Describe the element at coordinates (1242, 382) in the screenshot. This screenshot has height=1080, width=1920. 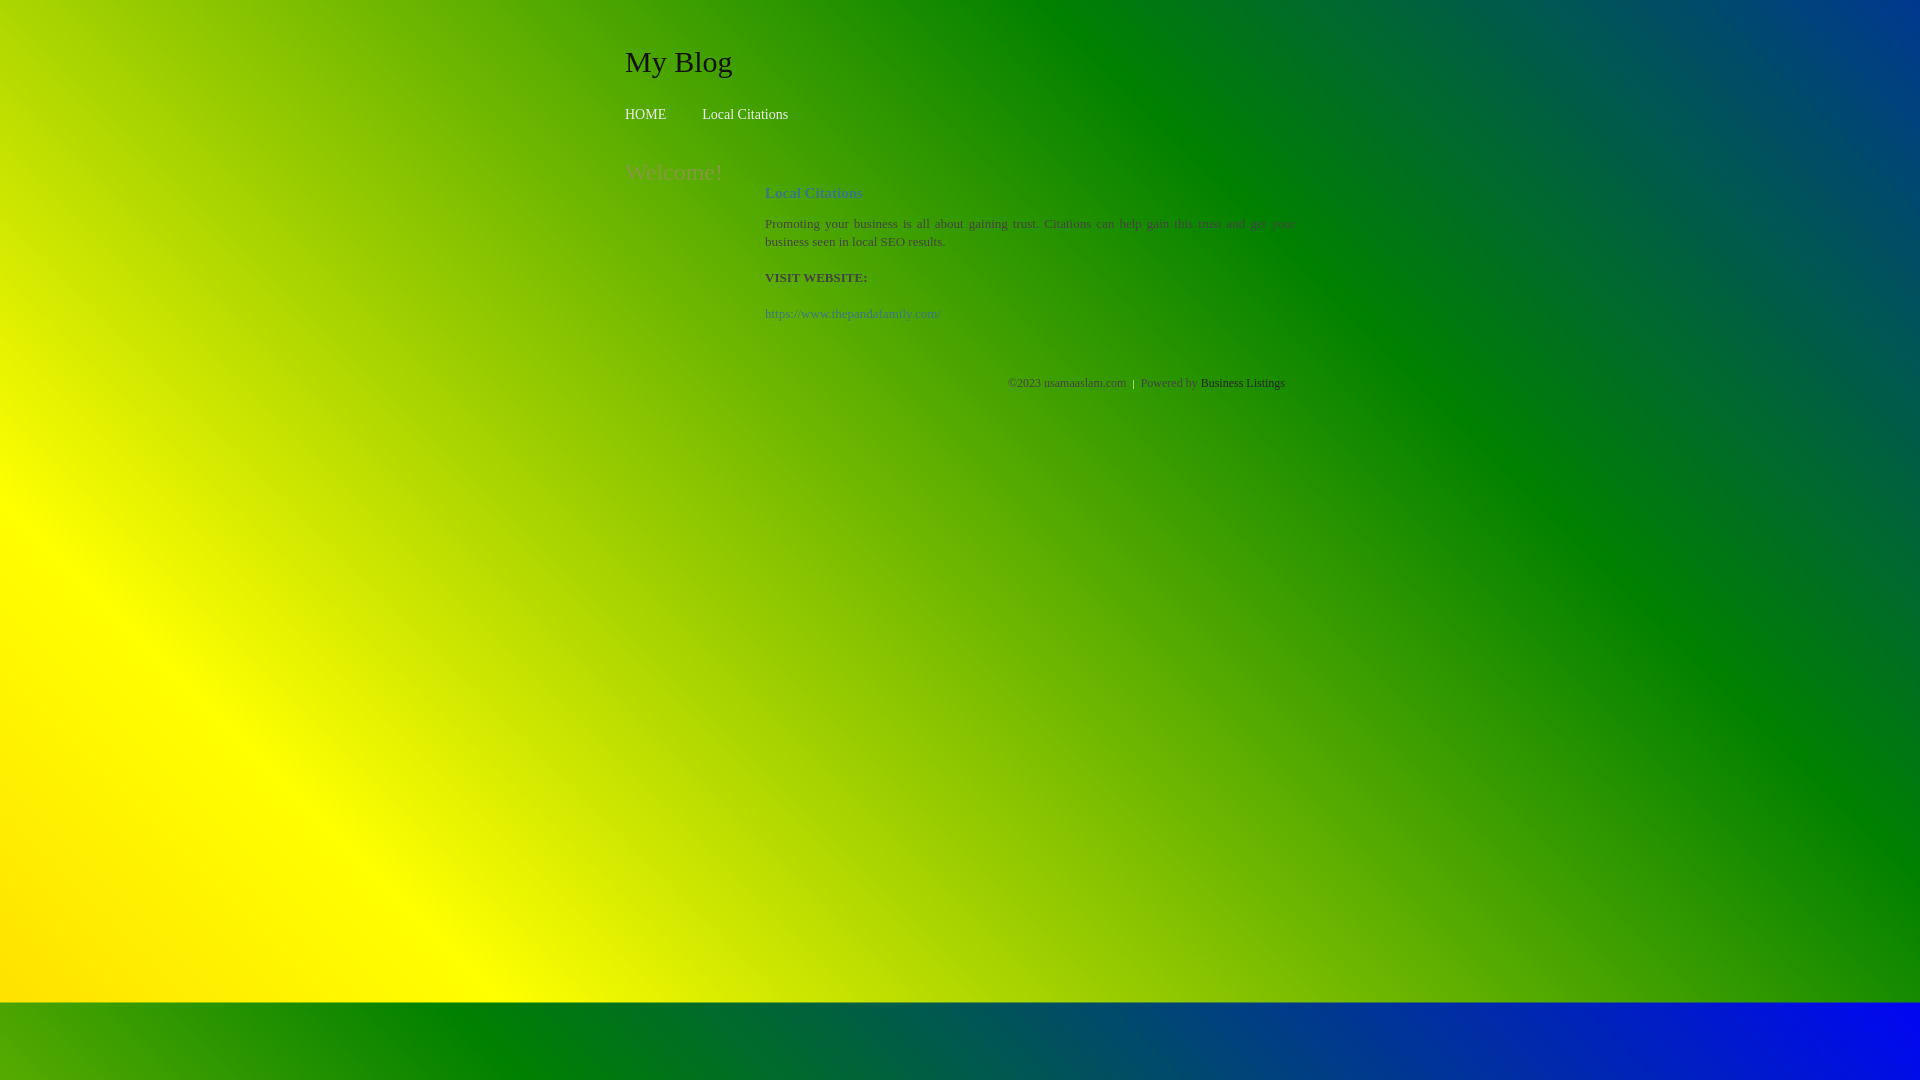
I see `'Business Listings'` at that location.